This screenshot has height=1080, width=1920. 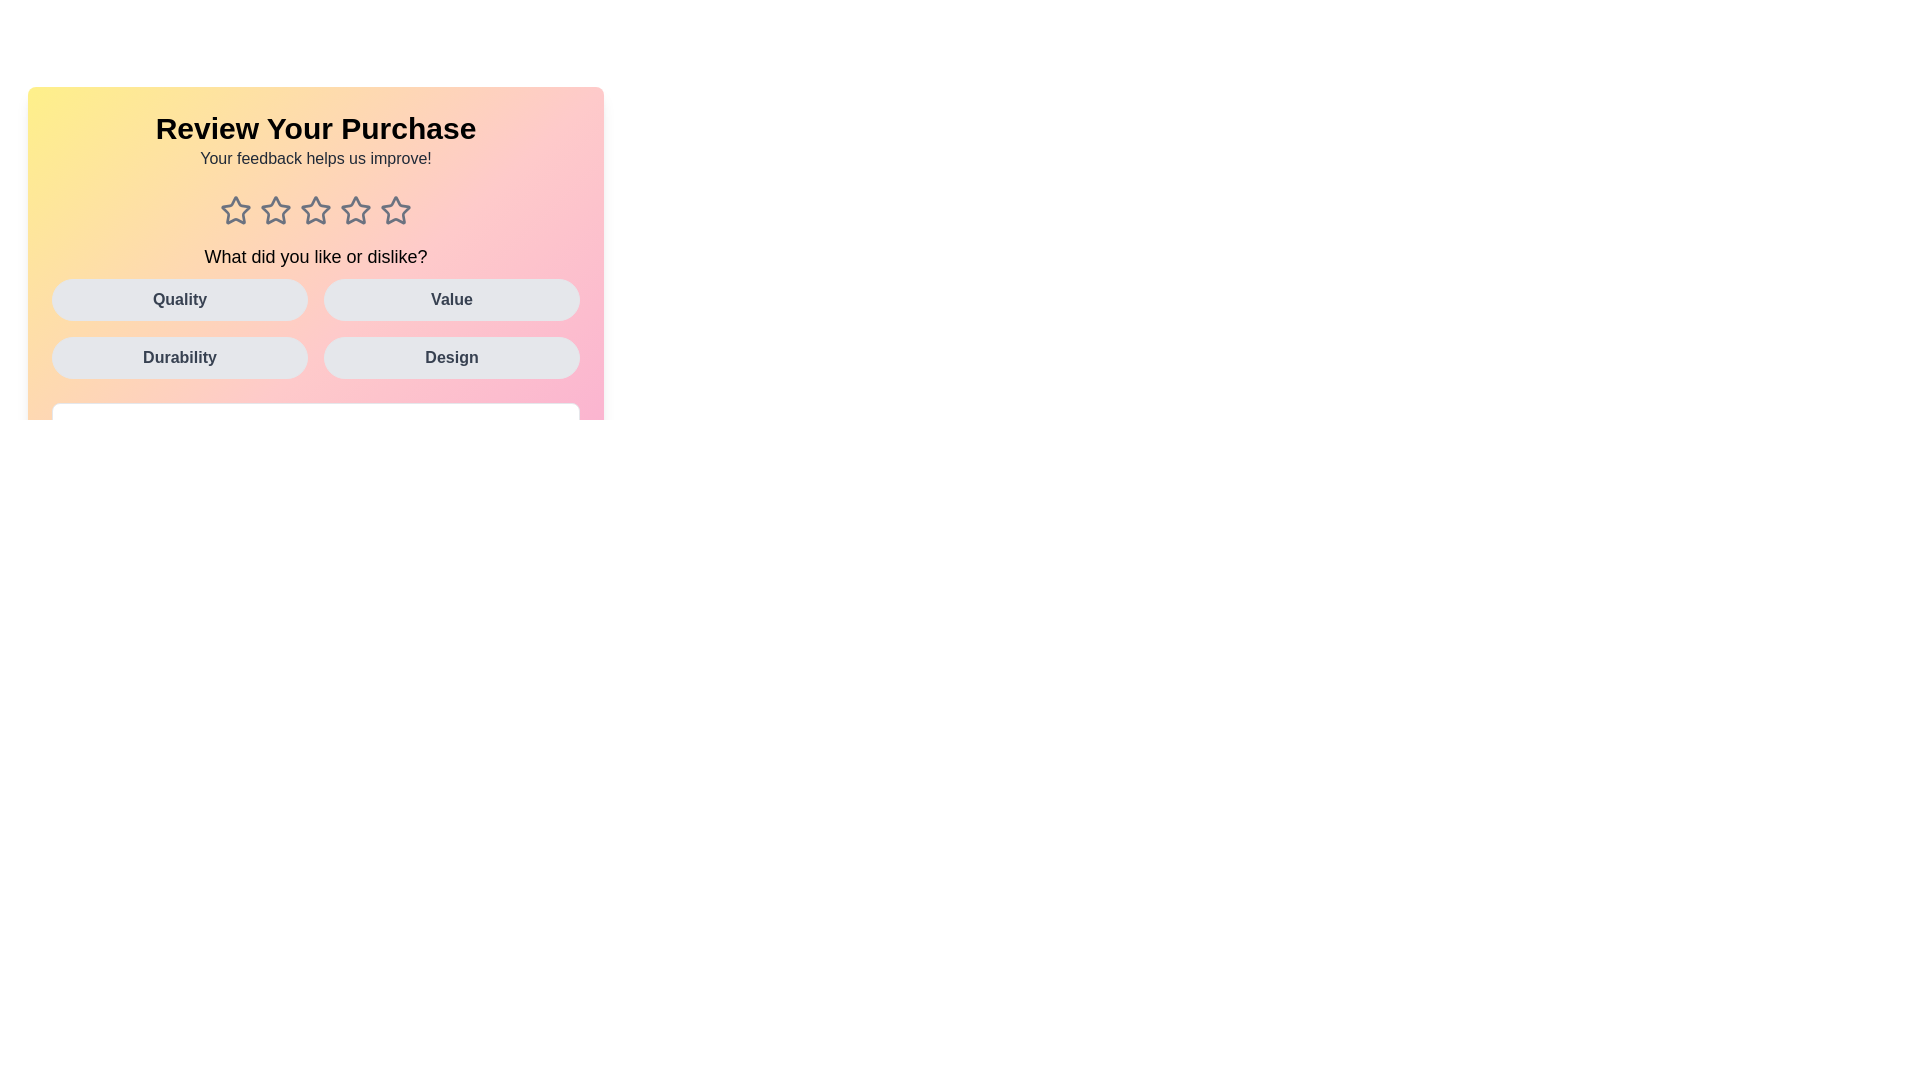 I want to click on the fourth star-shaped rating icon, which is gray and enlarges on hover, located beneath the heading 'Review Your Purchase', so click(x=355, y=211).